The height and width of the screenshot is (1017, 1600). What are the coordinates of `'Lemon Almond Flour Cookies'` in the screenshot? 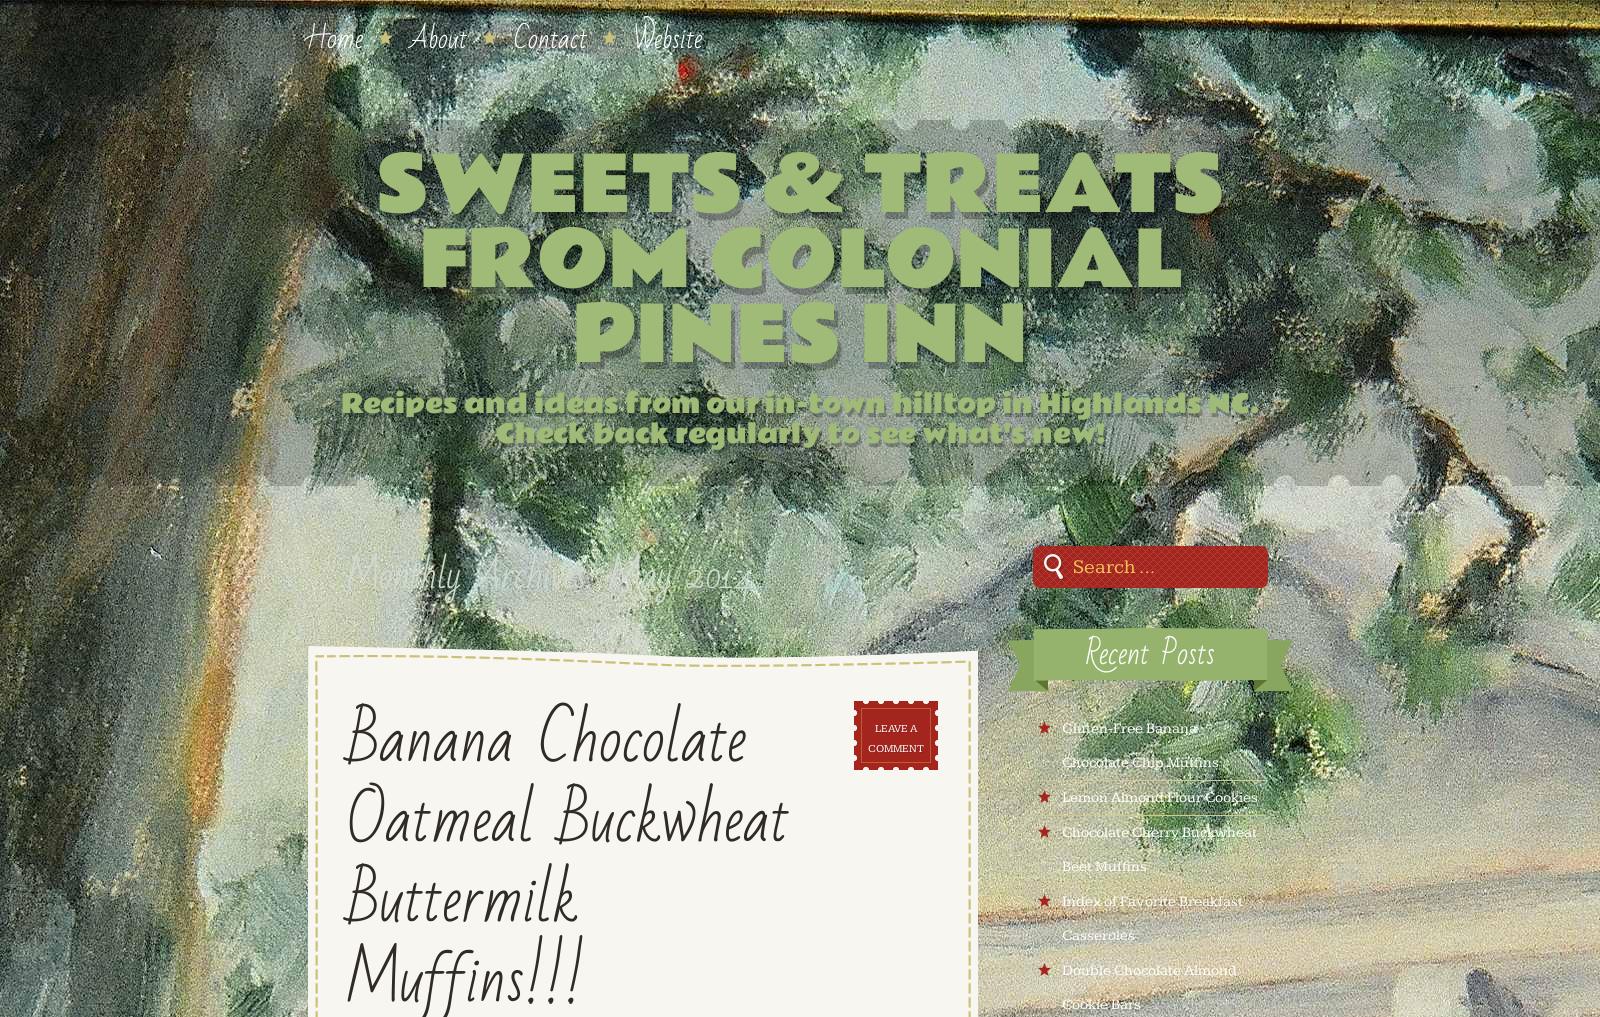 It's located at (1159, 796).